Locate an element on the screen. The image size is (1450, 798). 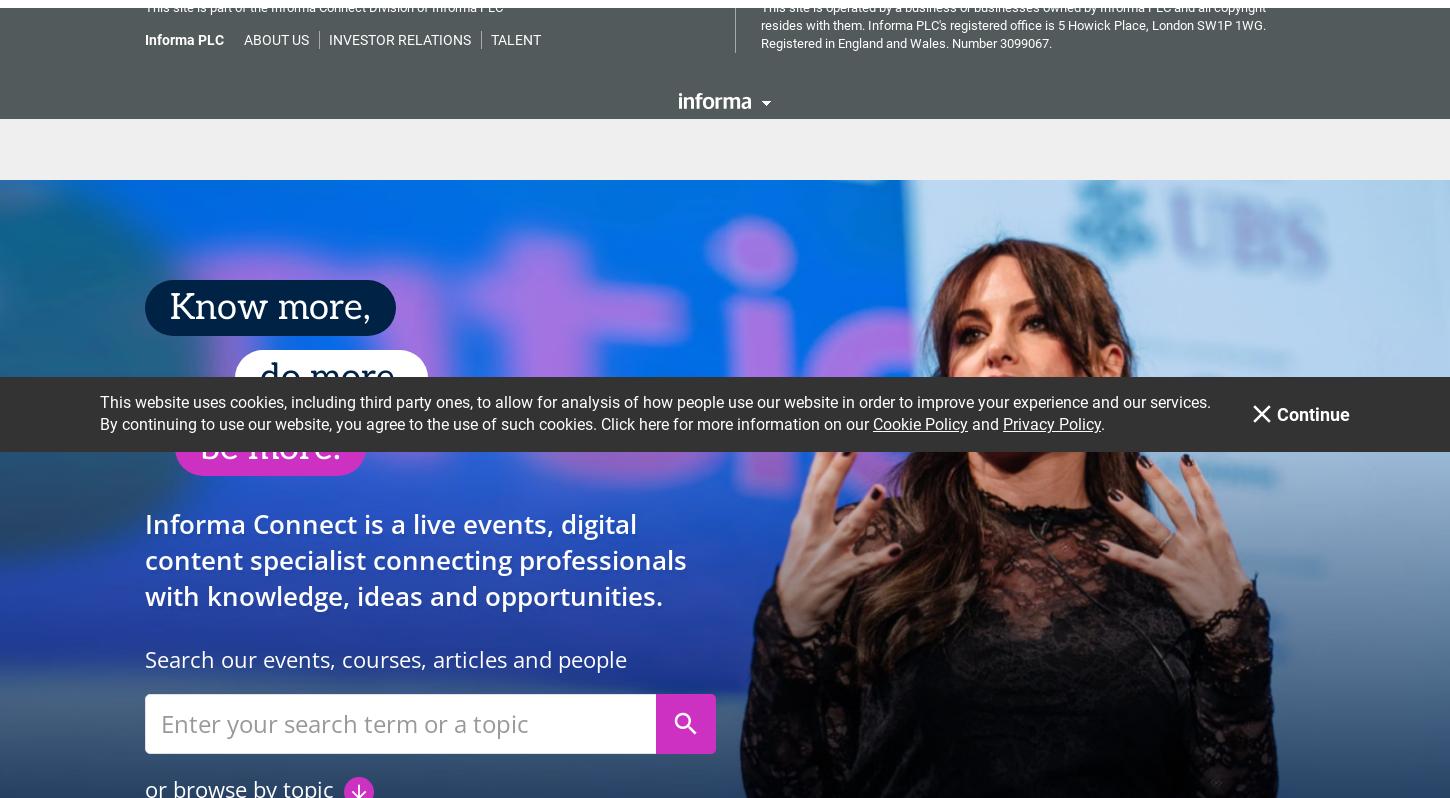
'Know more,' is located at coordinates (168, 298).